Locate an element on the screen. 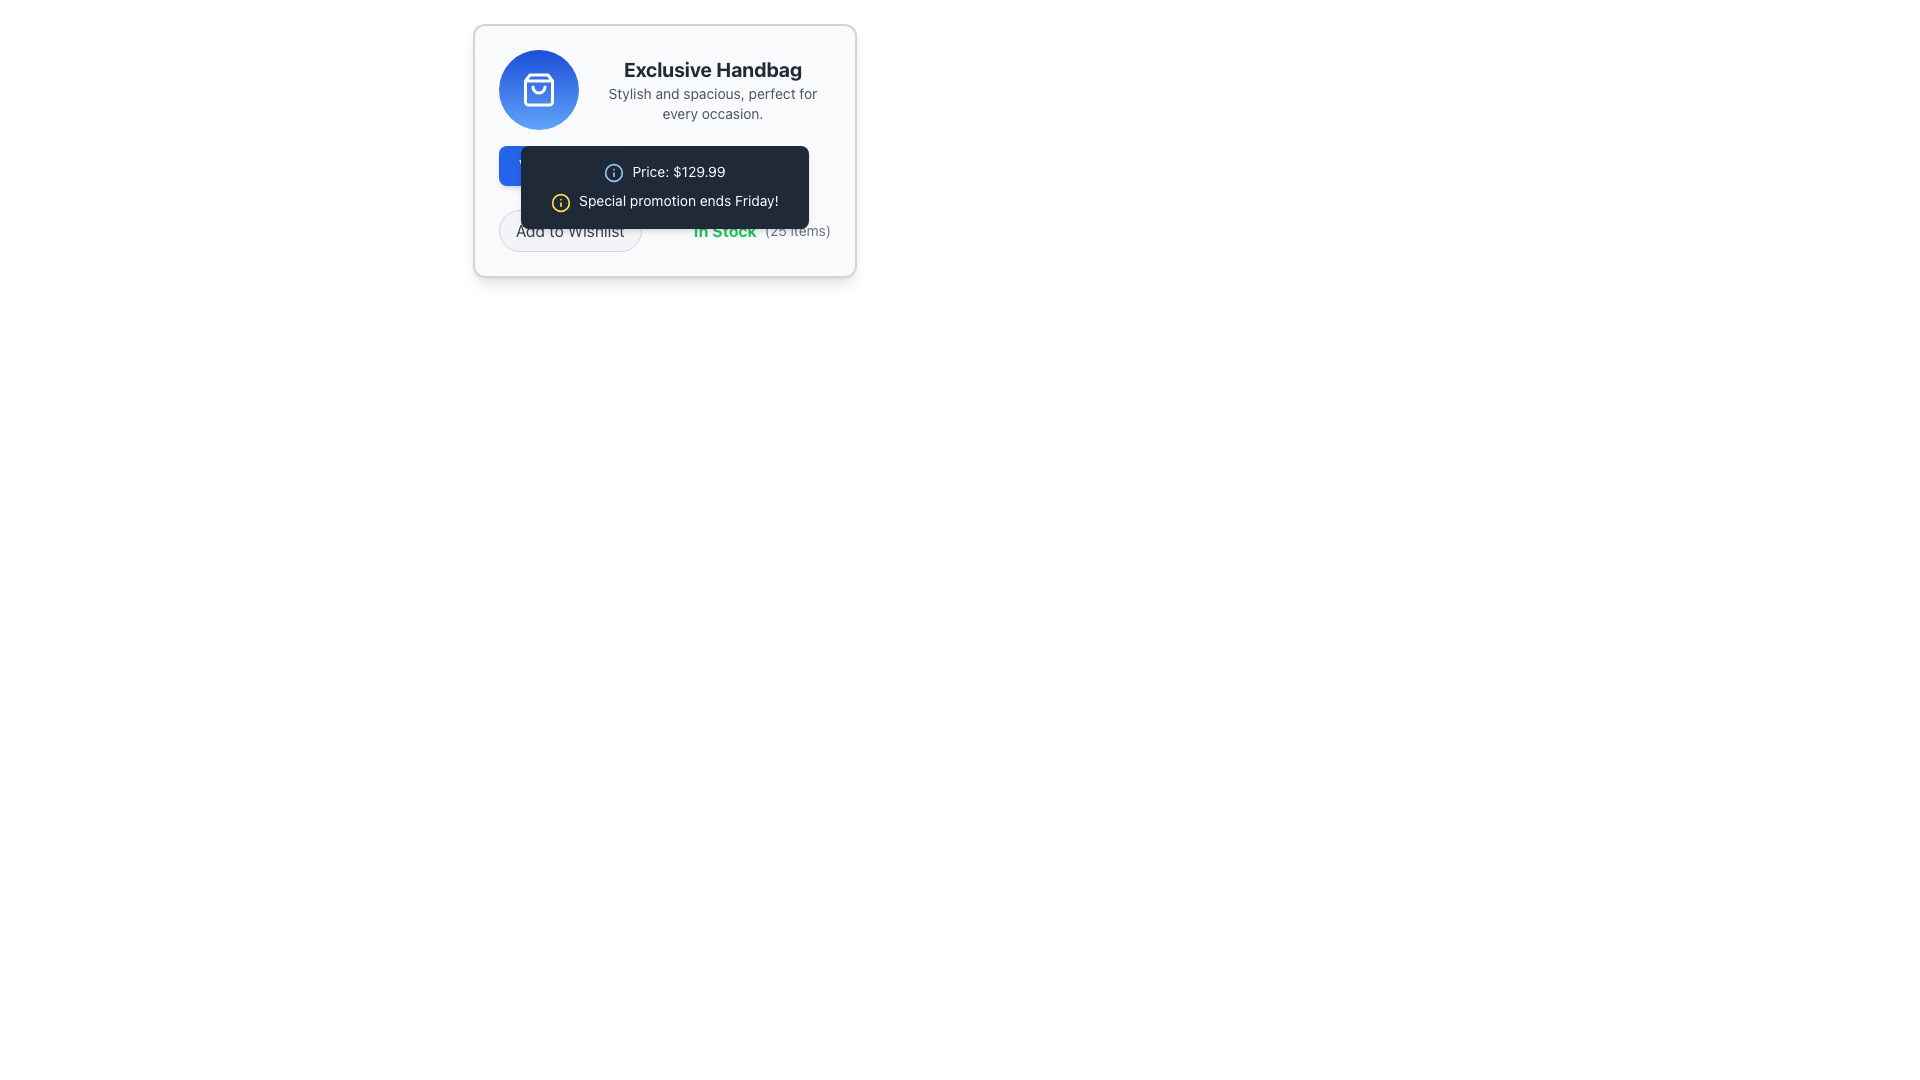  the static text element that provides a descriptive summary about the product, located below the title 'Exclusive Handbag' is located at coordinates (713, 104).